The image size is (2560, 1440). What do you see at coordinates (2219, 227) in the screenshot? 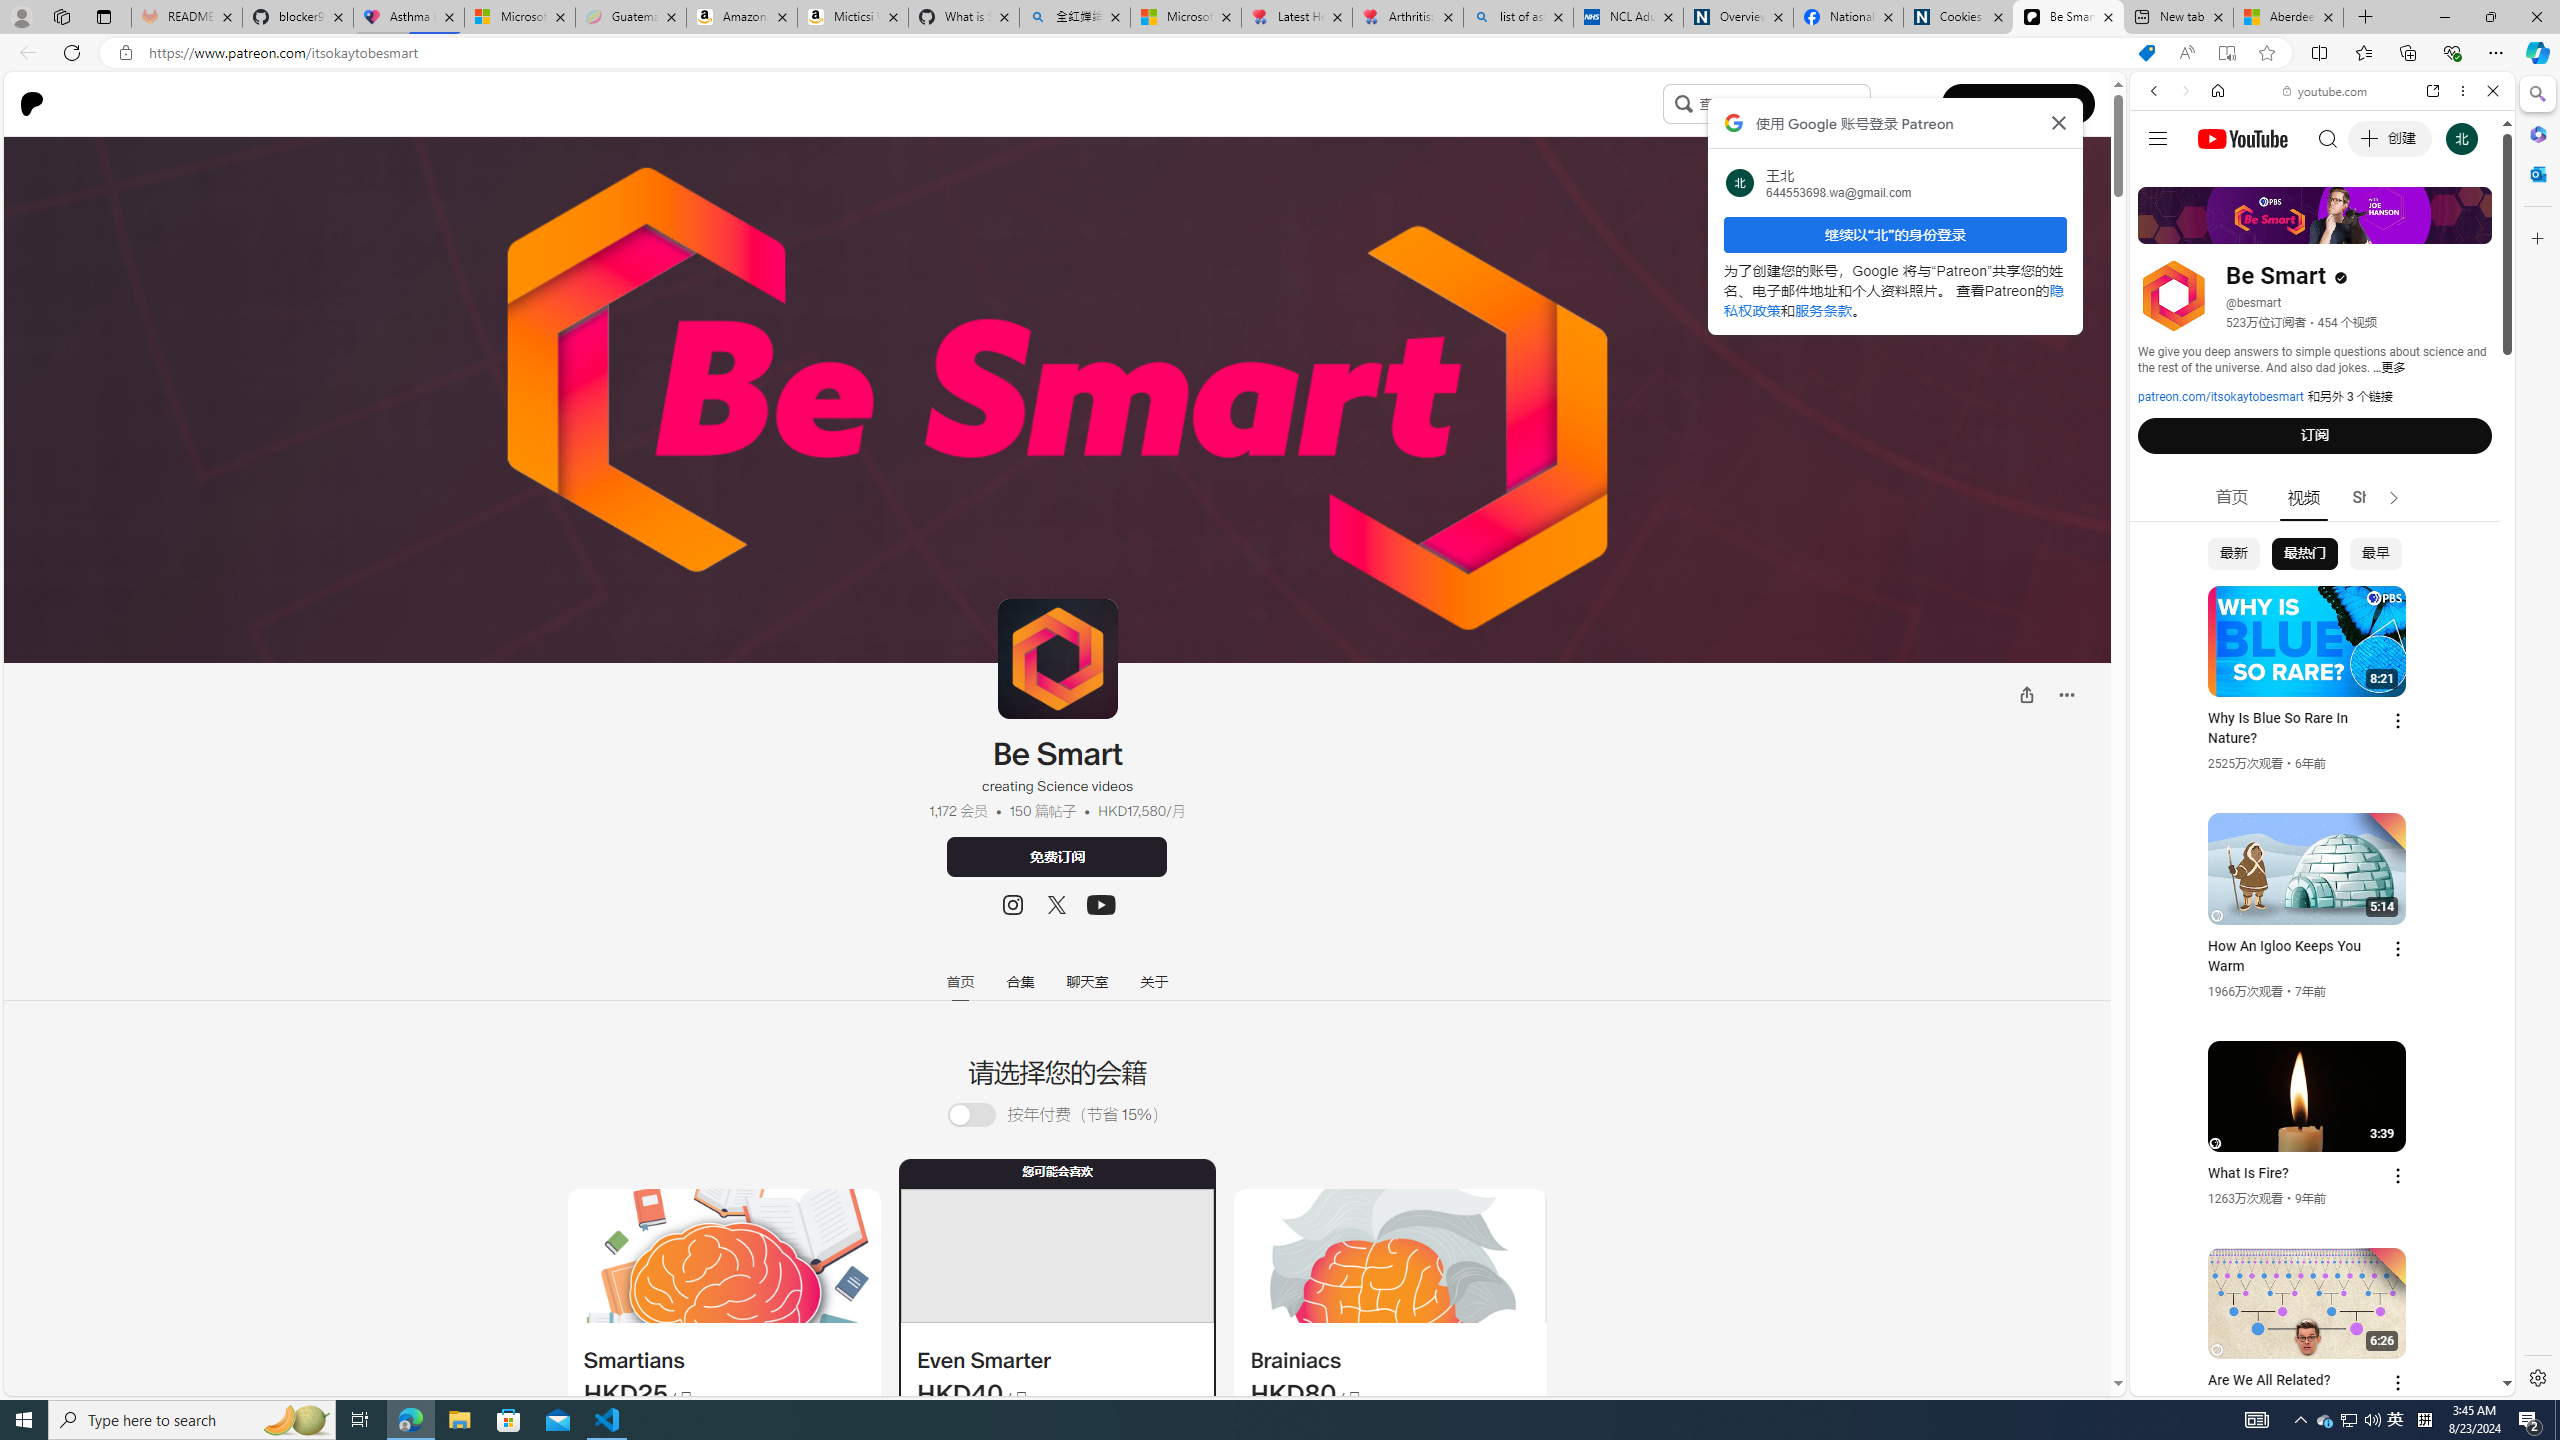
I see `'Search Filter, IMAGES'` at bounding box center [2219, 227].